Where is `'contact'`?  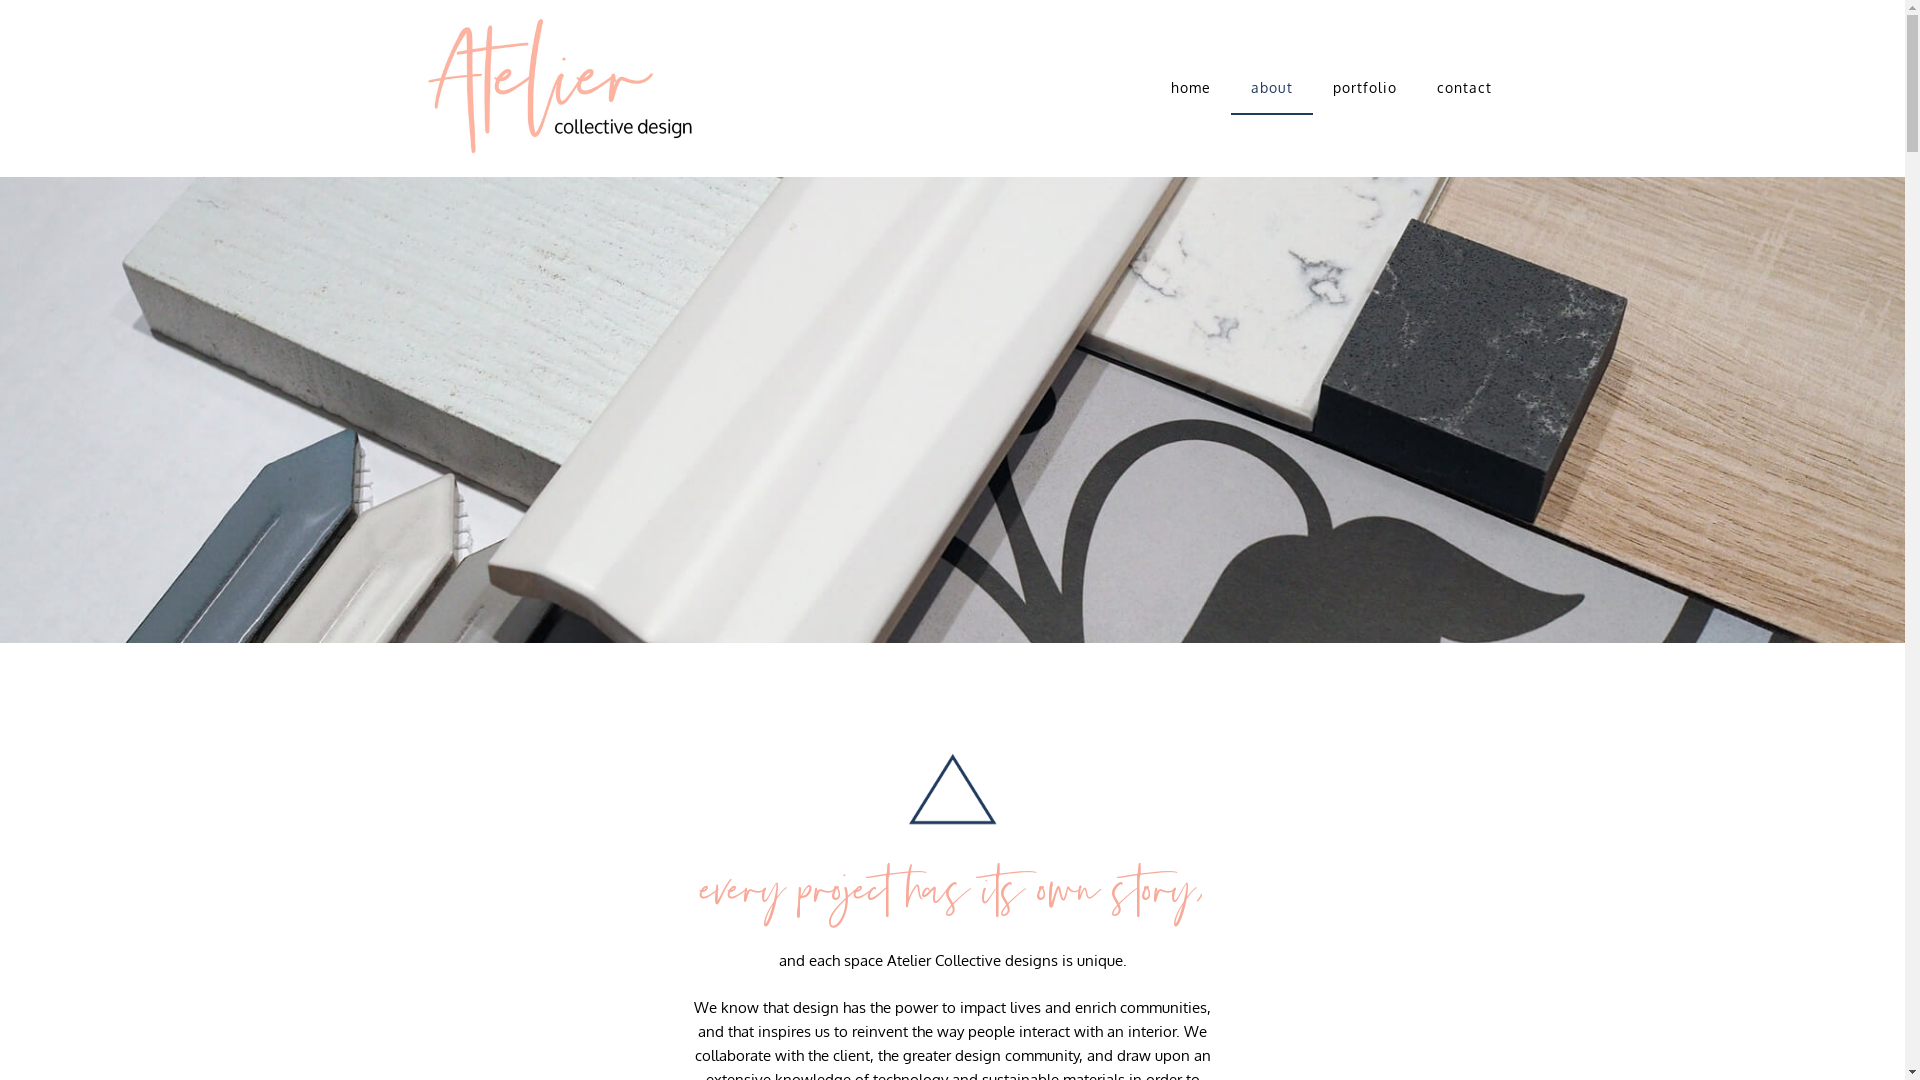 'contact' is located at coordinates (1415, 87).